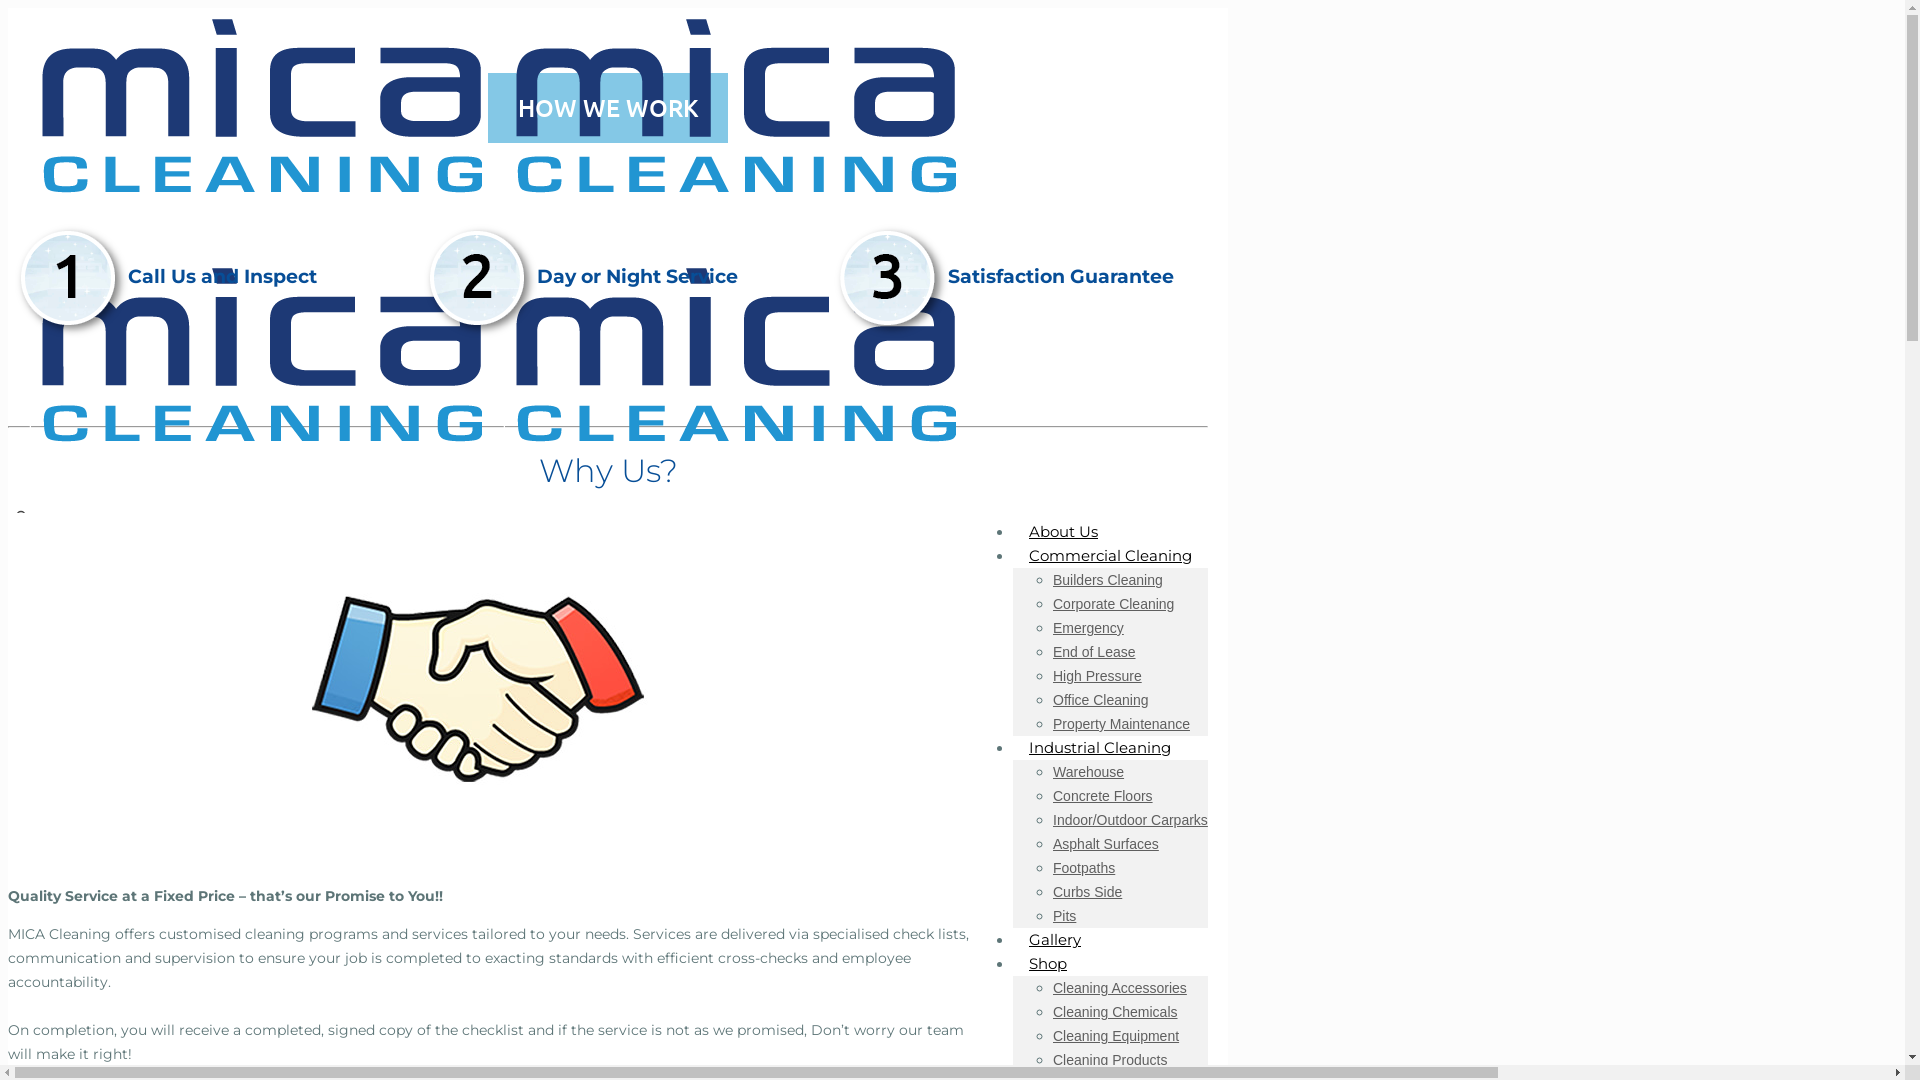 The height and width of the screenshot is (1080, 1920). What do you see at coordinates (1102, 794) in the screenshot?
I see `'Concrete Floors'` at bounding box center [1102, 794].